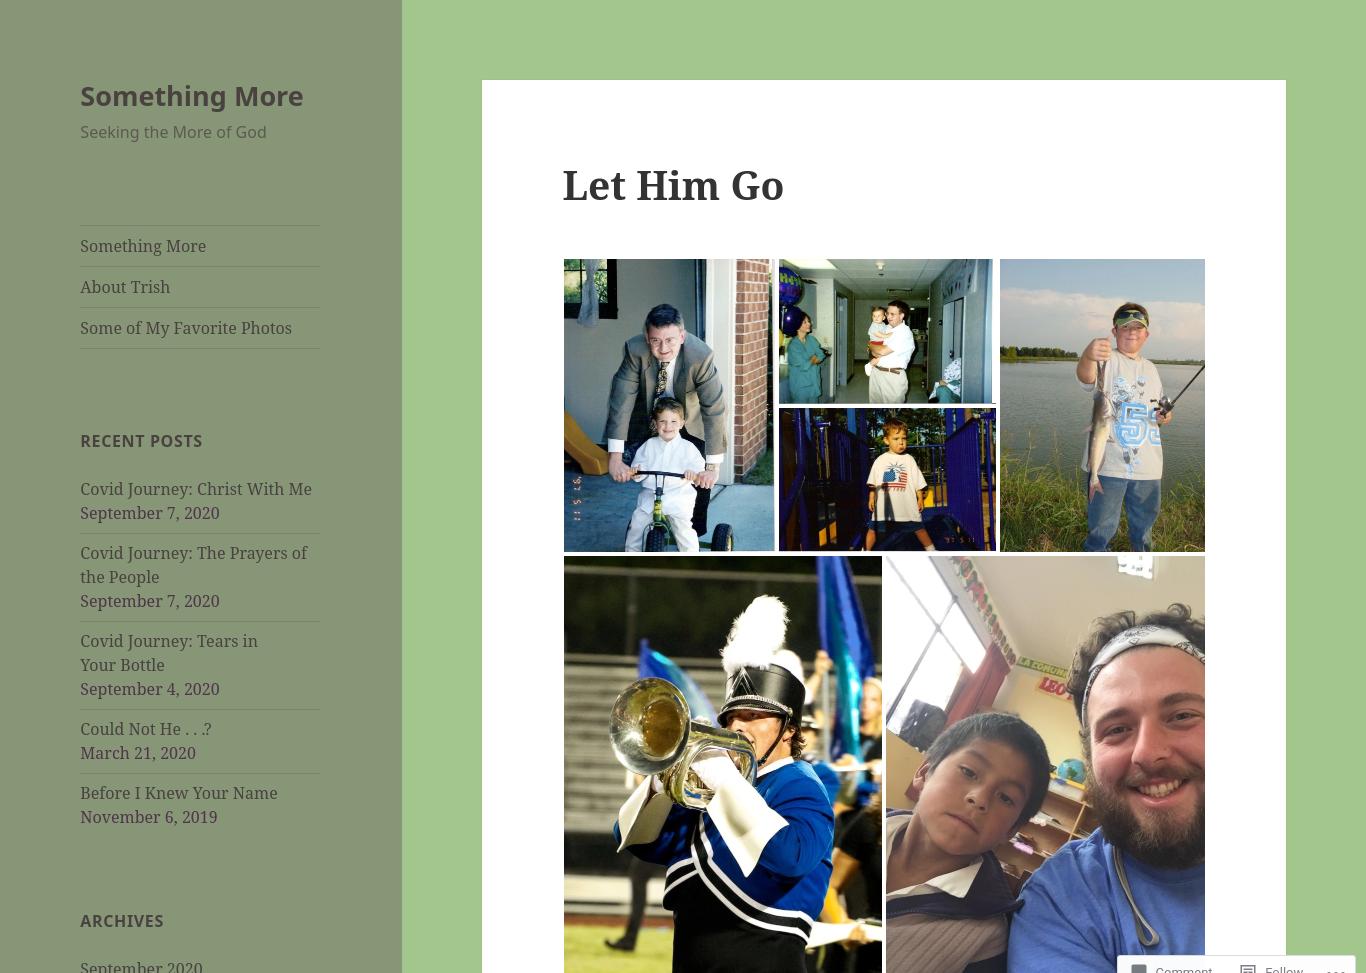 This screenshot has width=1366, height=973. What do you see at coordinates (80, 753) in the screenshot?
I see `'March 21, 2020'` at bounding box center [80, 753].